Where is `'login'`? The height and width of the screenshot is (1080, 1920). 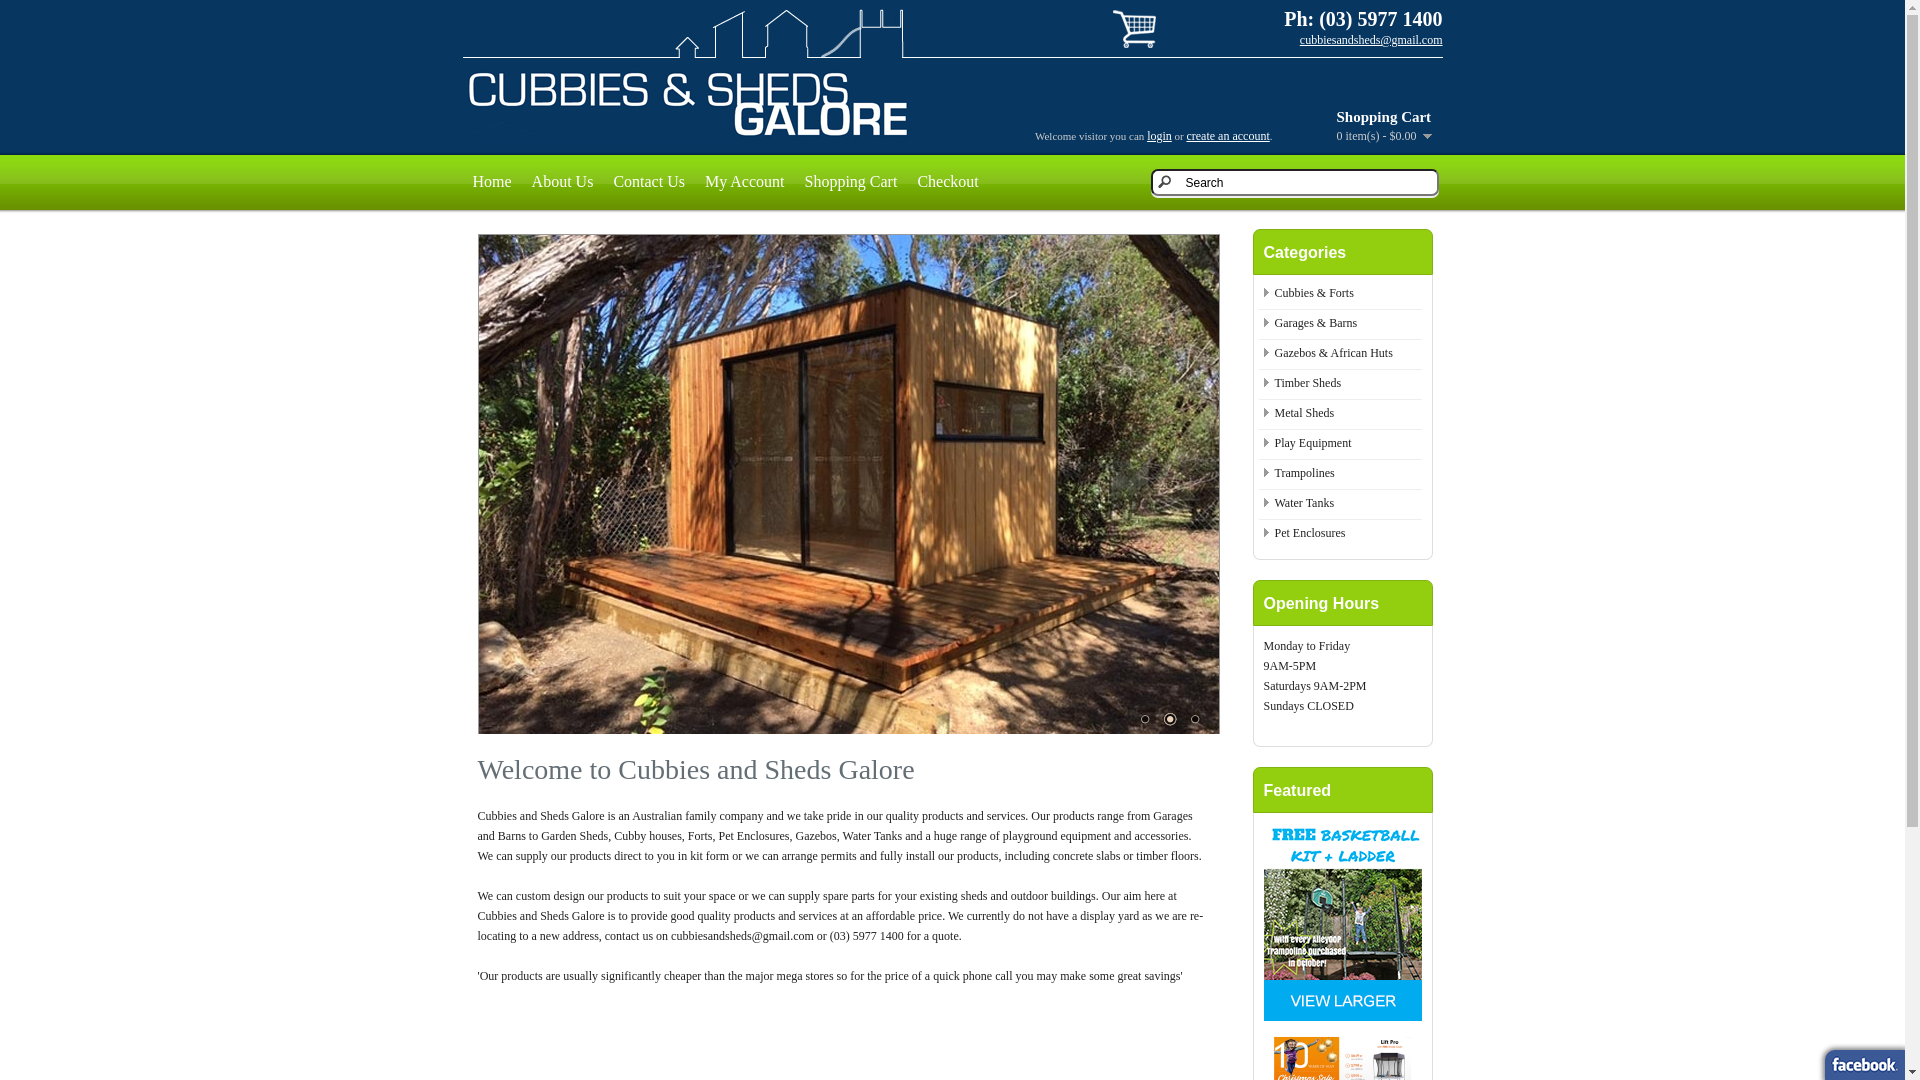
'login' is located at coordinates (1159, 135).